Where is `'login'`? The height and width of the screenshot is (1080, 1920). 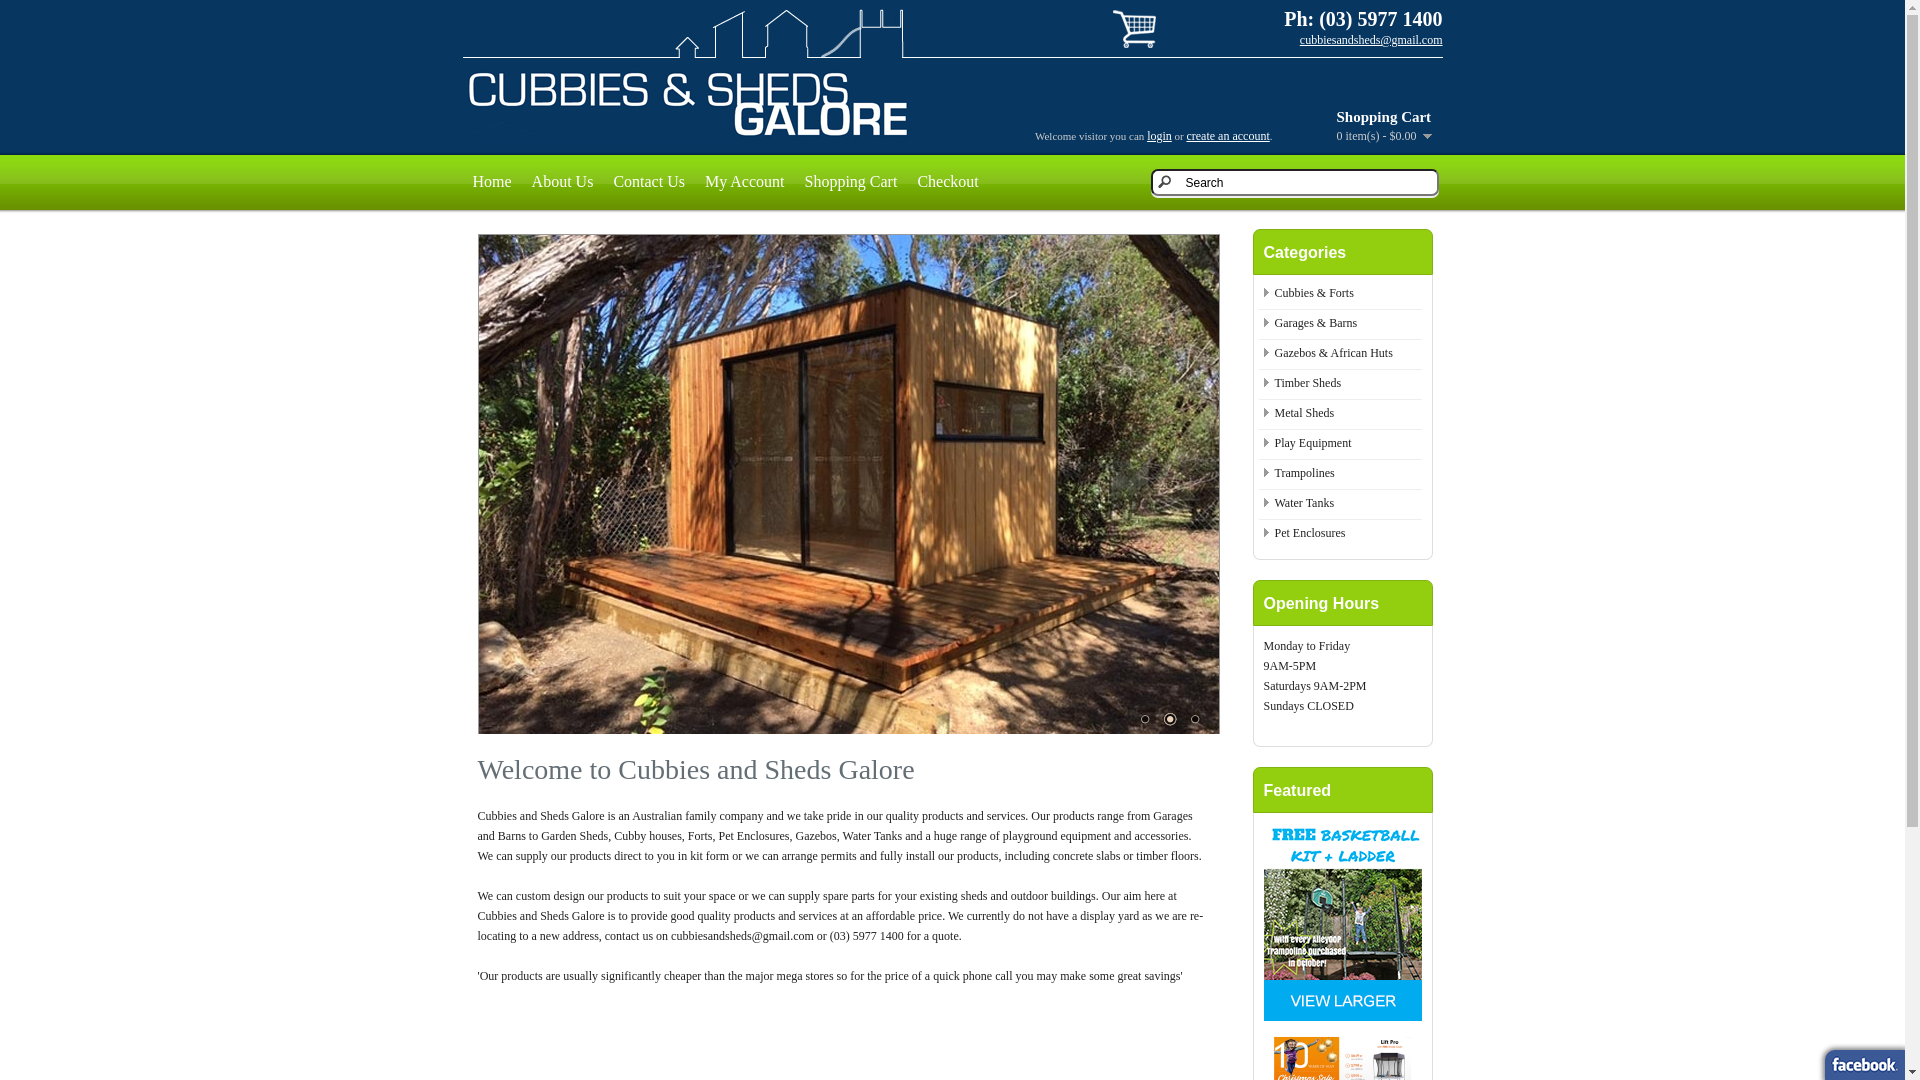
'login' is located at coordinates (1159, 135).